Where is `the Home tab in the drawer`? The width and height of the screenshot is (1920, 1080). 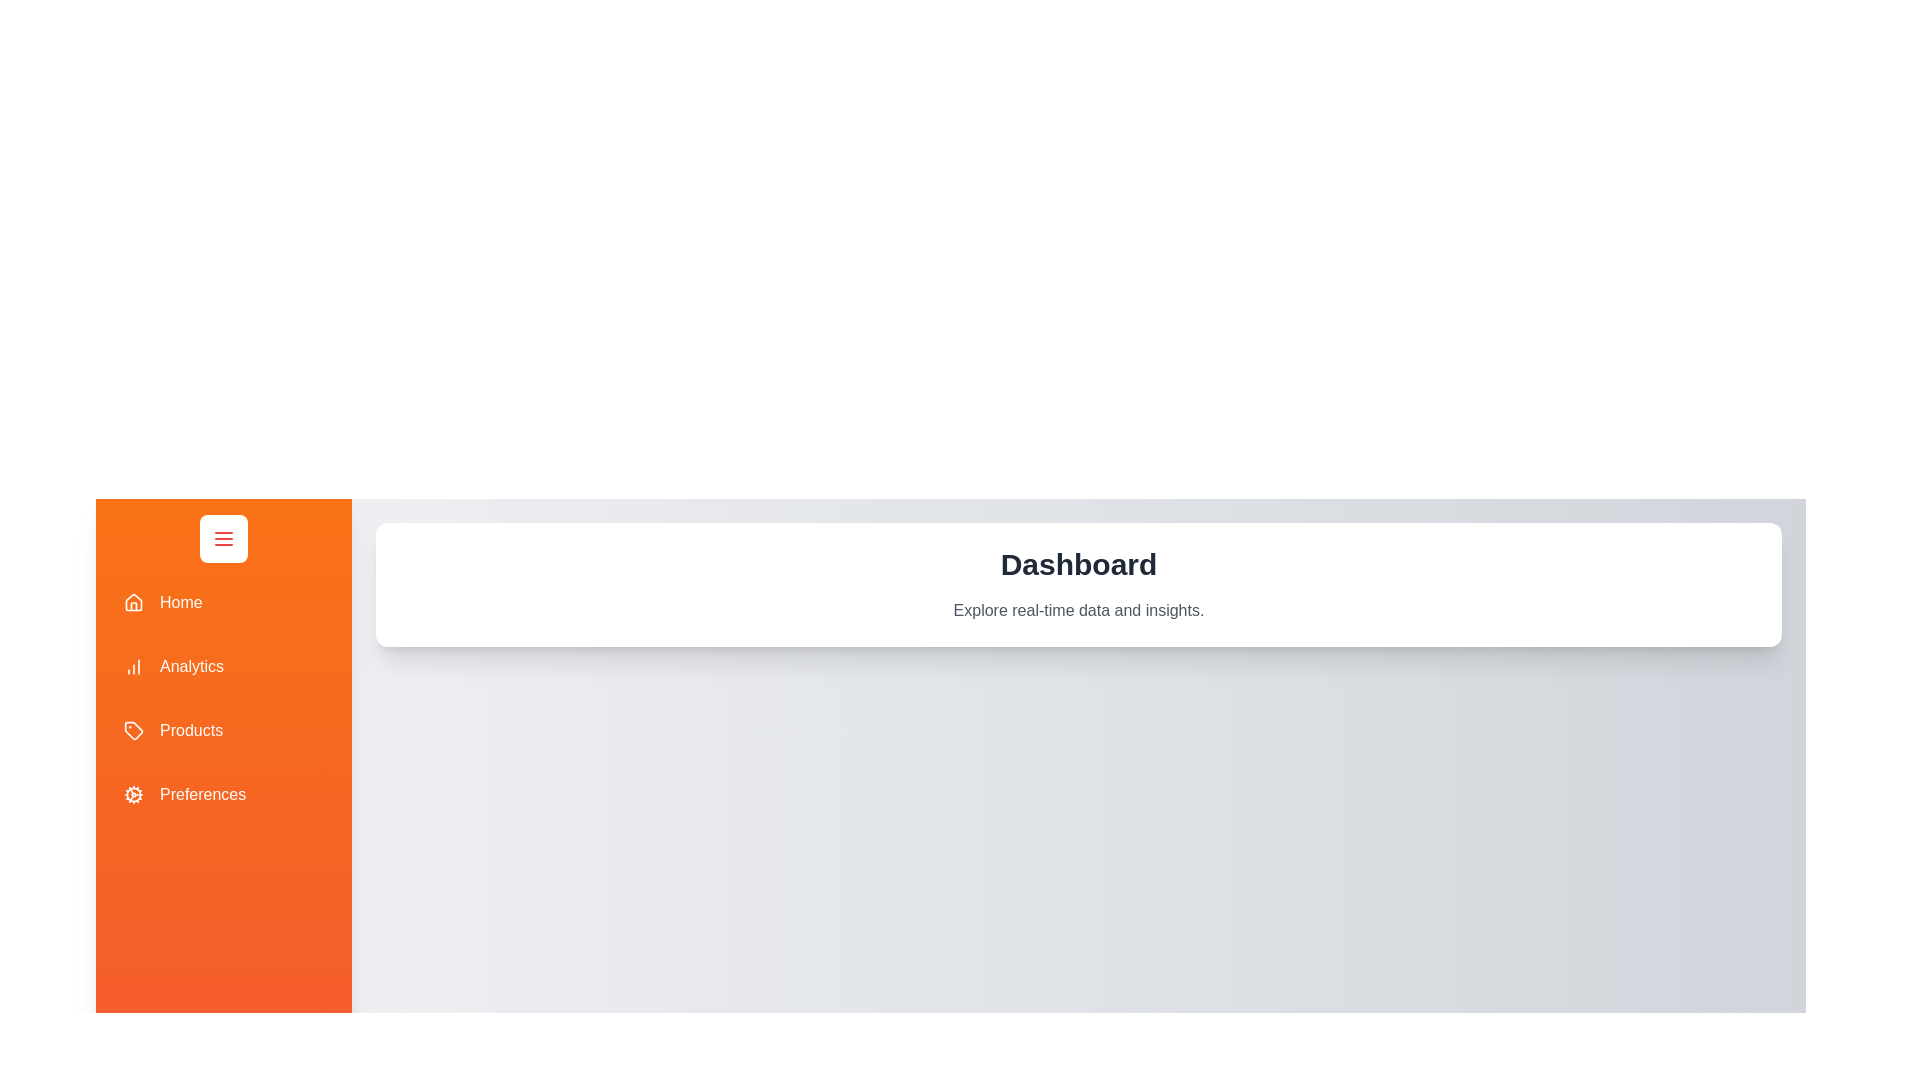
the Home tab in the drawer is located at coordinates (224, 601).